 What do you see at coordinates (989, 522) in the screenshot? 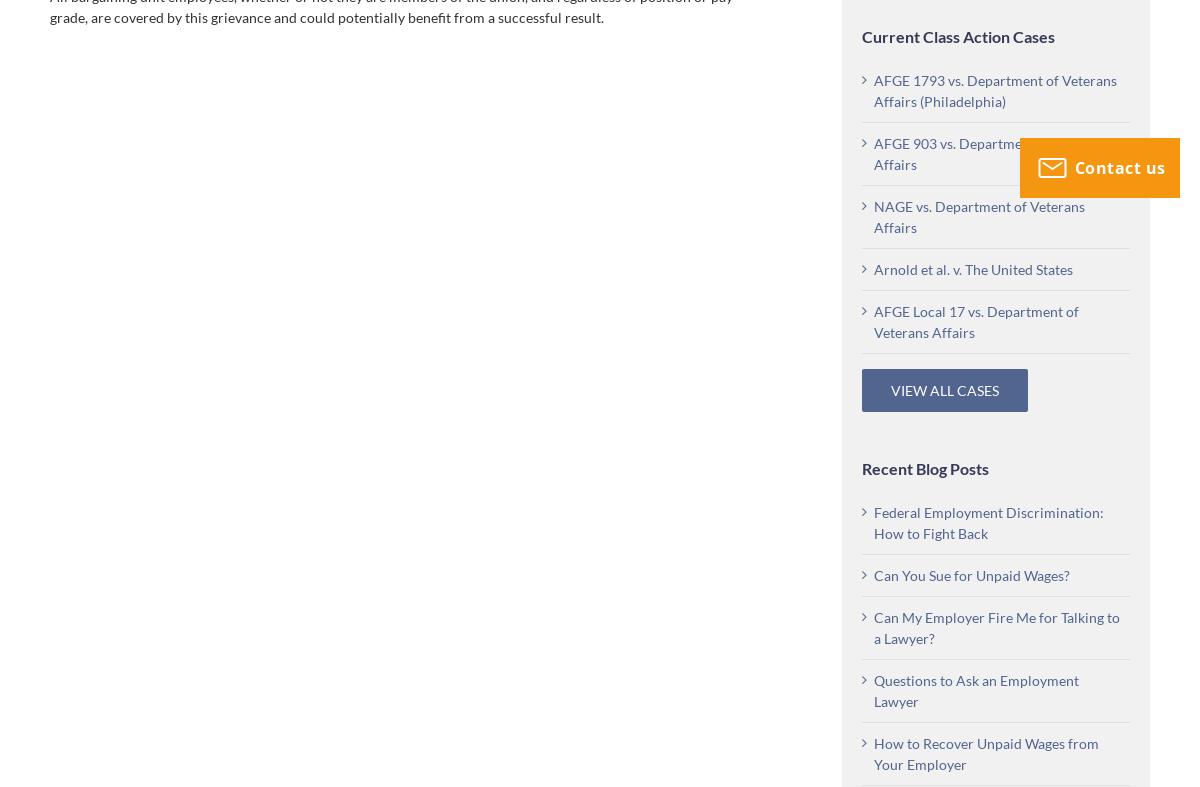
I see `'Federal Employment Discrimination: How to Fight Back'` at bounding box center [989, 522].